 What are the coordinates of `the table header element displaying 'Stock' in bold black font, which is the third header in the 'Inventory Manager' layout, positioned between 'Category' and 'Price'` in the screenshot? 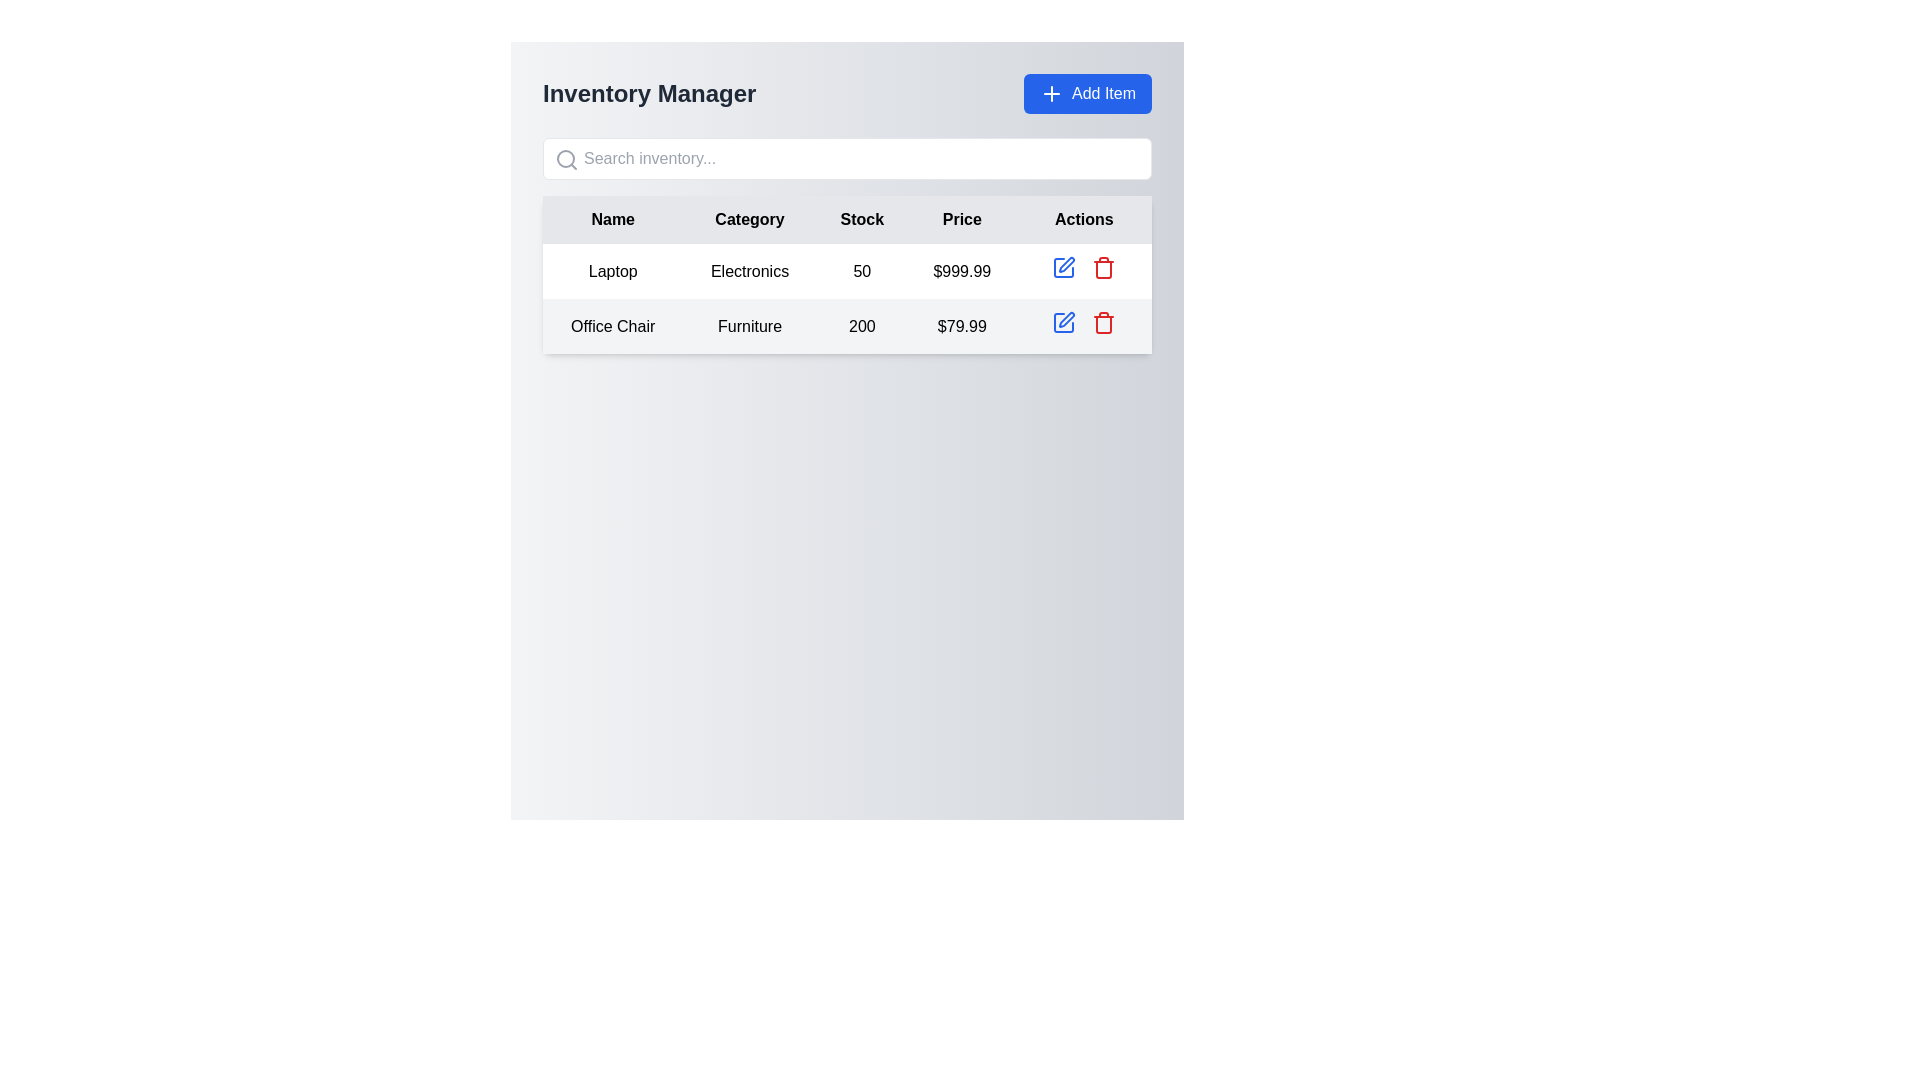 It's located at (862, 219).